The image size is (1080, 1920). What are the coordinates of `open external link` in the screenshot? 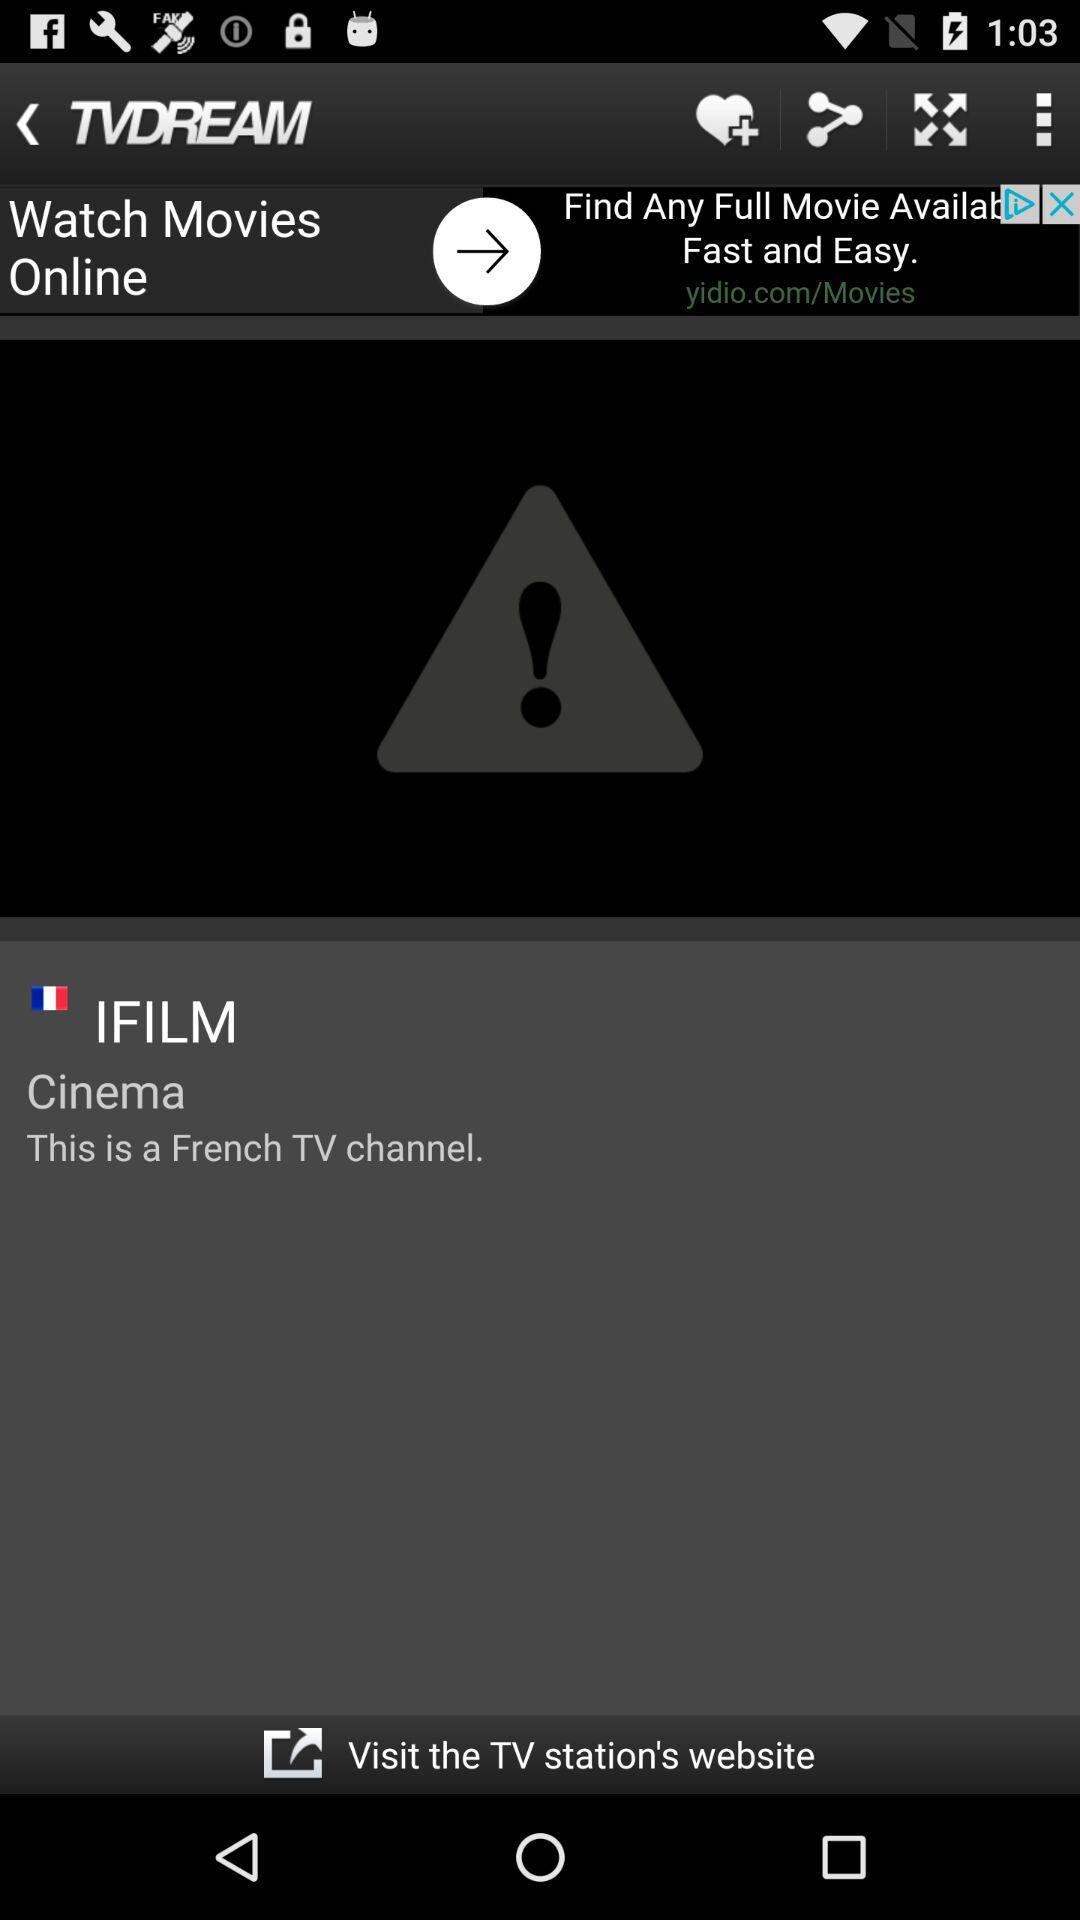 It's located at (292, 1753).